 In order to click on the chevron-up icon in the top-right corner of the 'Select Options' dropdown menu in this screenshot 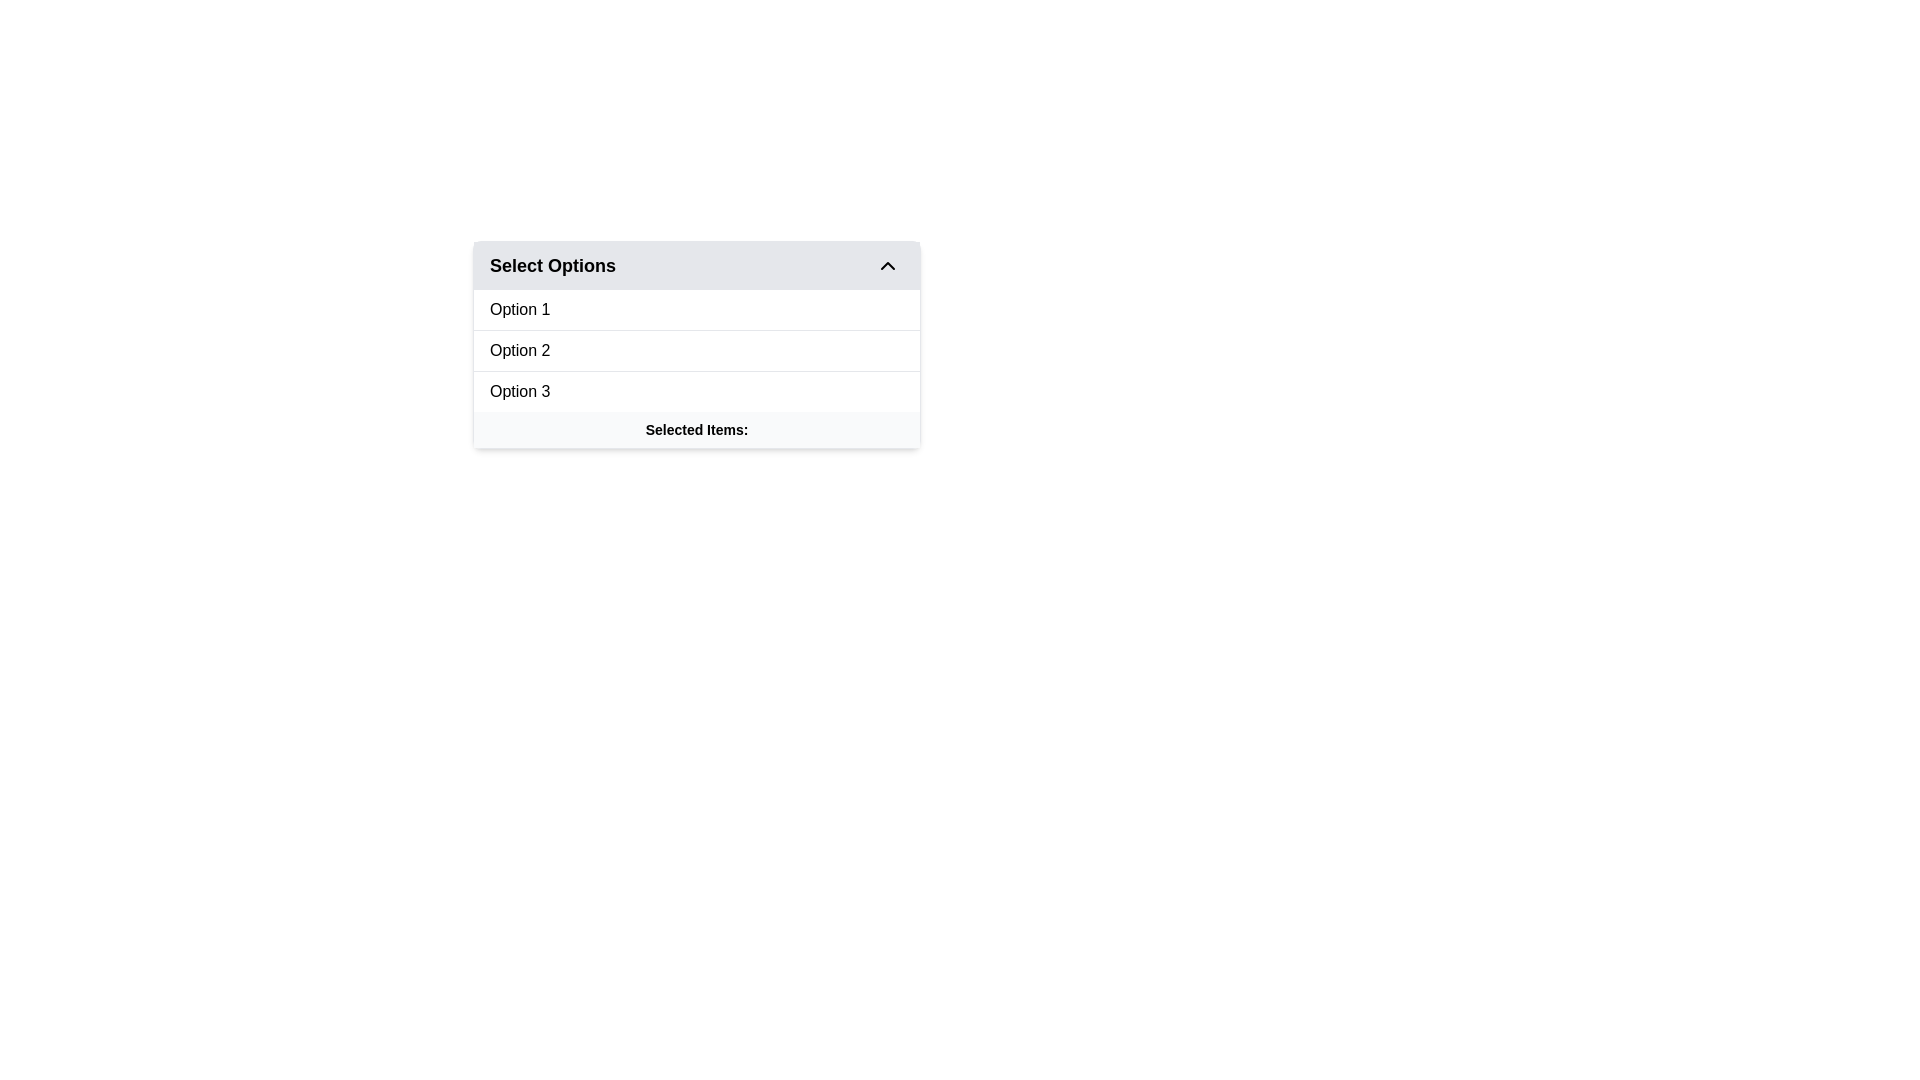, I will do `click(887, 265)`.